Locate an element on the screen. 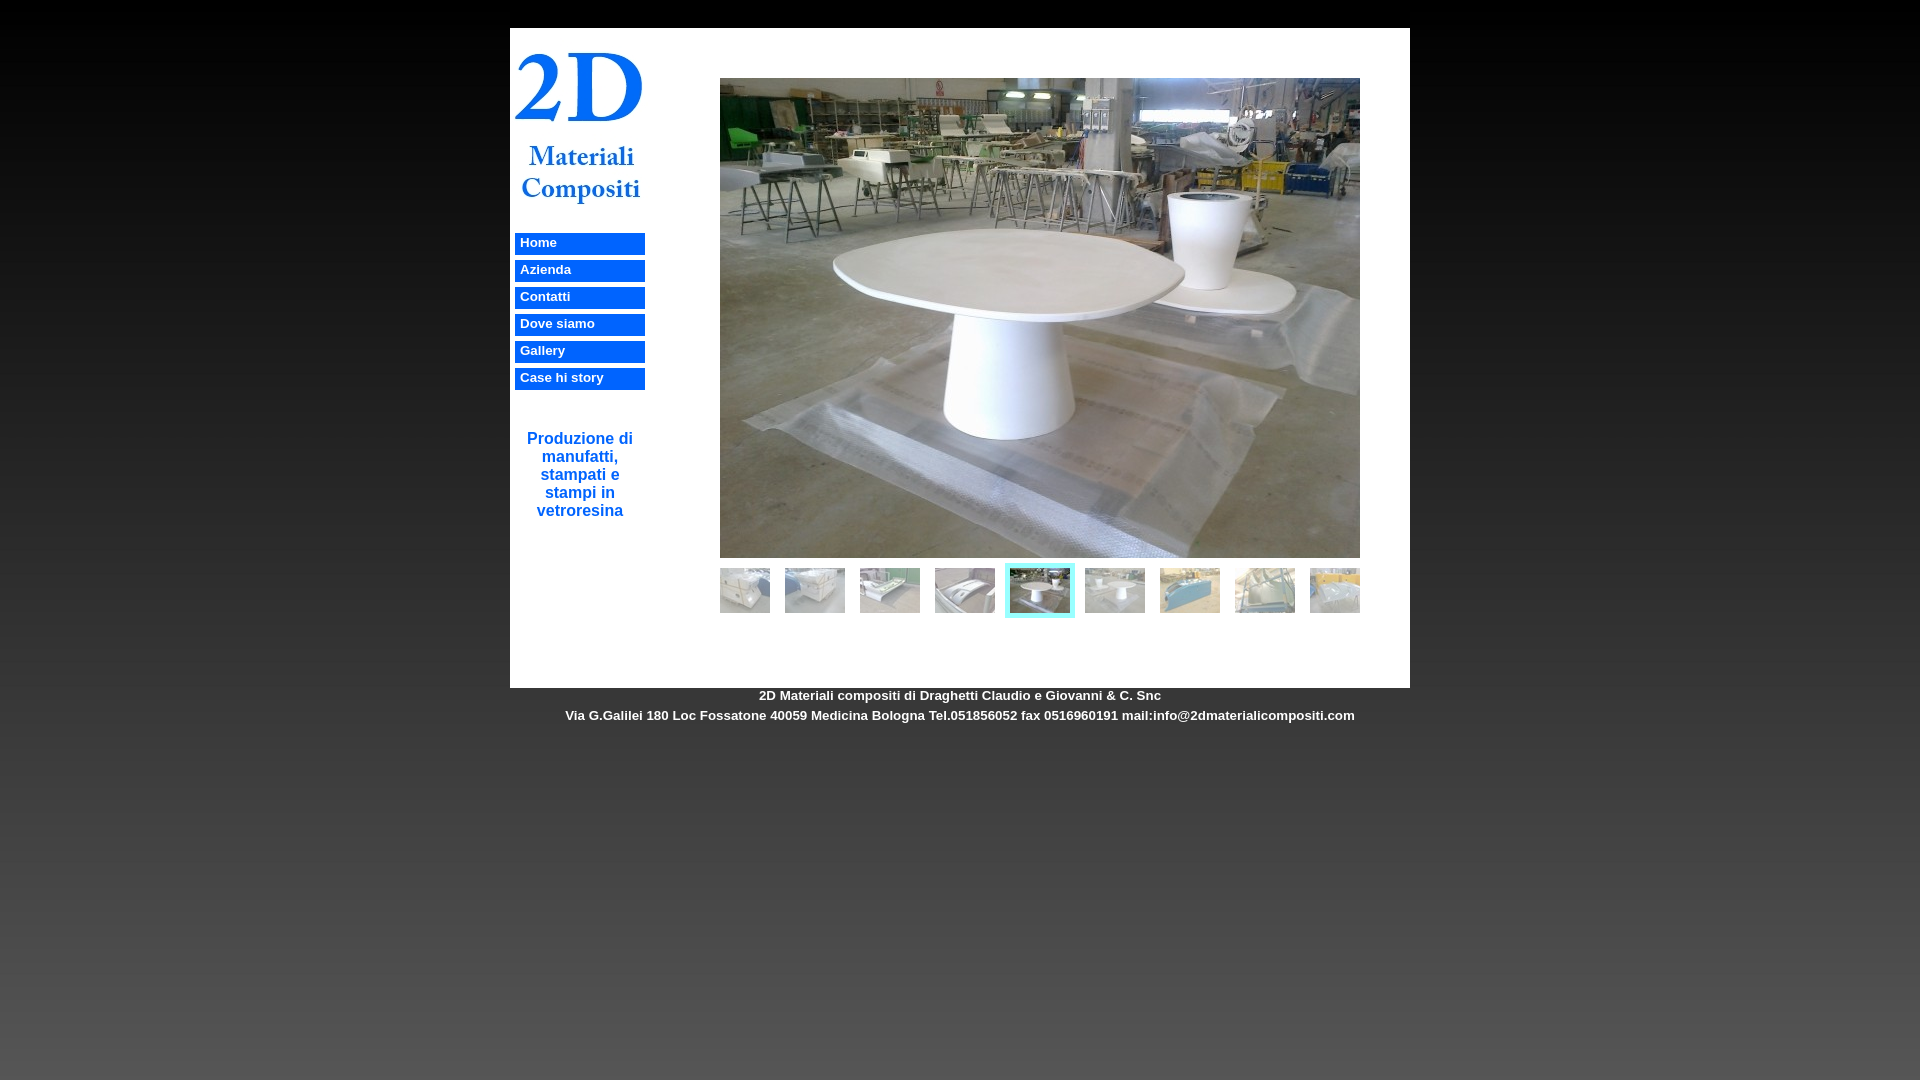 The height and width of the screenshot is (1080, 1920). 'Dove siamo' is located at coordinates (557, 322).